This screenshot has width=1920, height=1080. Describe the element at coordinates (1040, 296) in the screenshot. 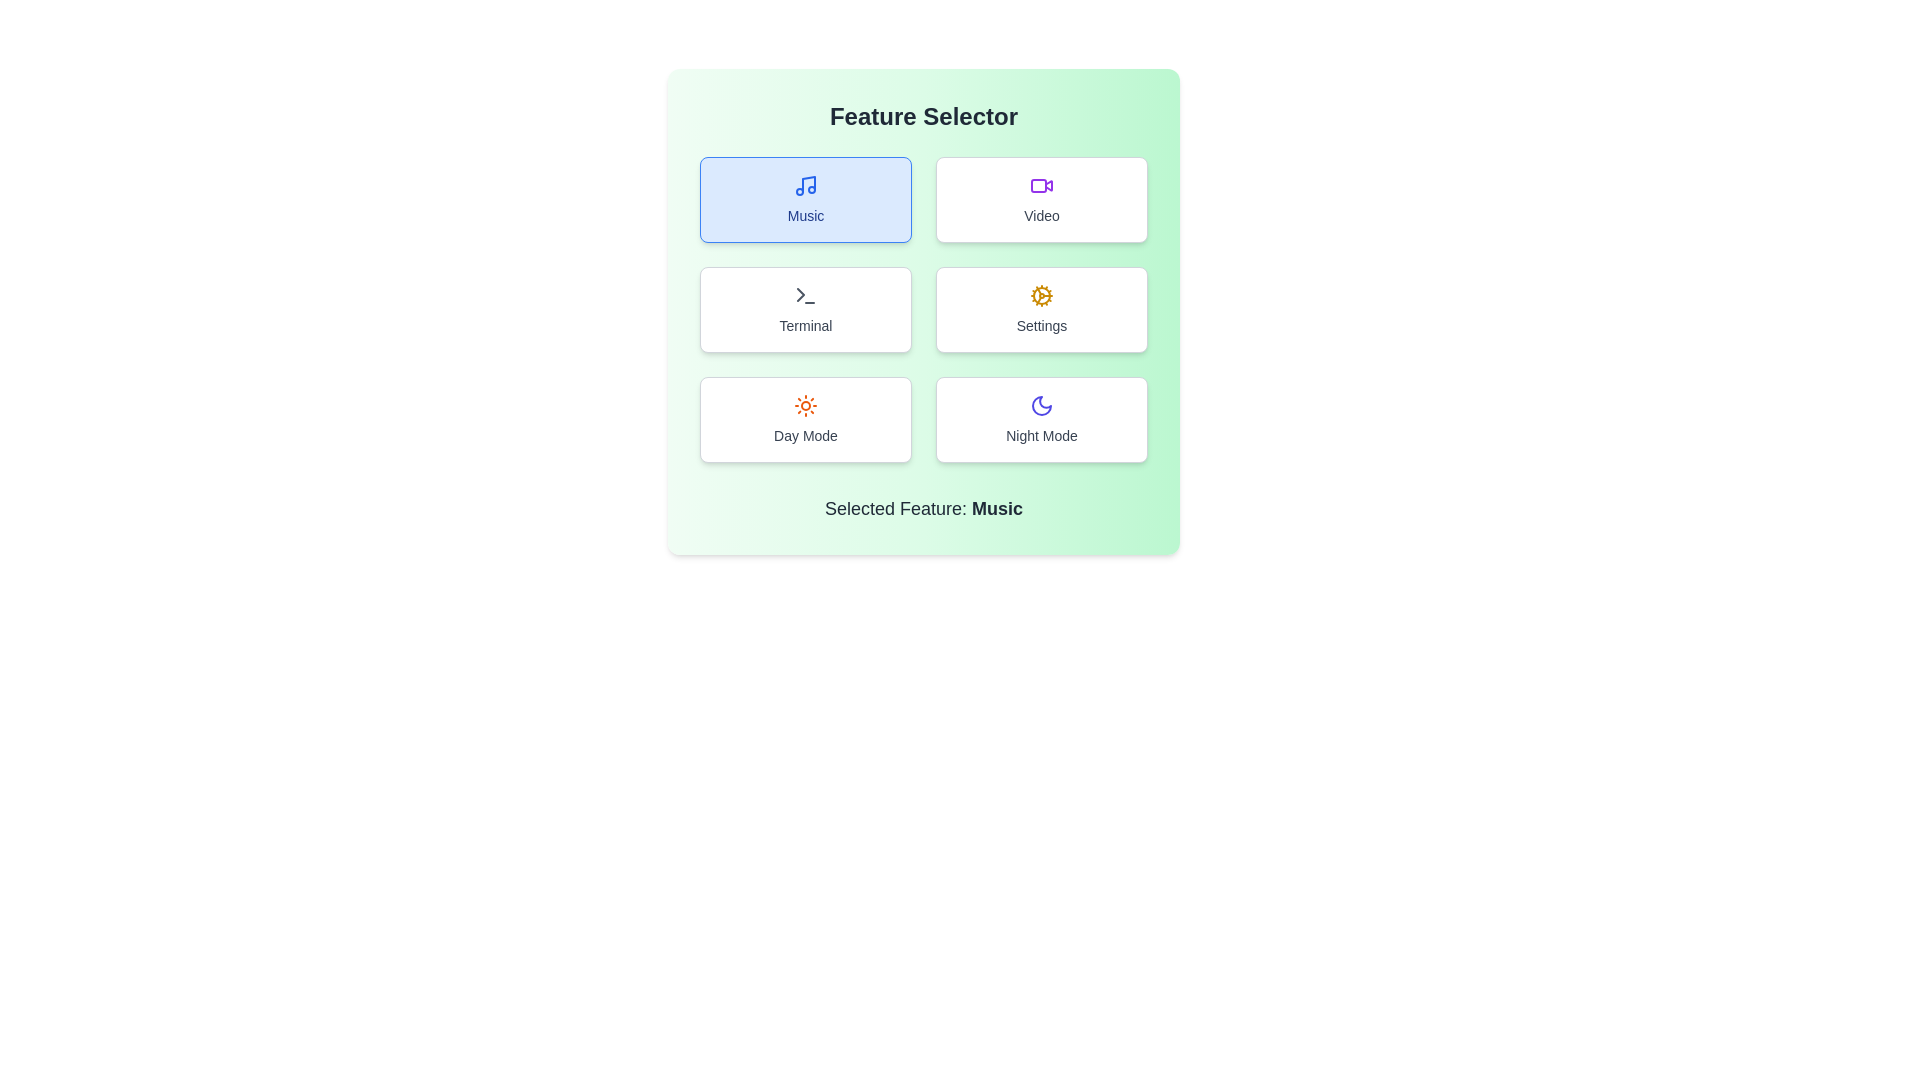

I see `the yellow cogwheel icon representing settings, located at the top-center of the 'Settings' card` at that location.